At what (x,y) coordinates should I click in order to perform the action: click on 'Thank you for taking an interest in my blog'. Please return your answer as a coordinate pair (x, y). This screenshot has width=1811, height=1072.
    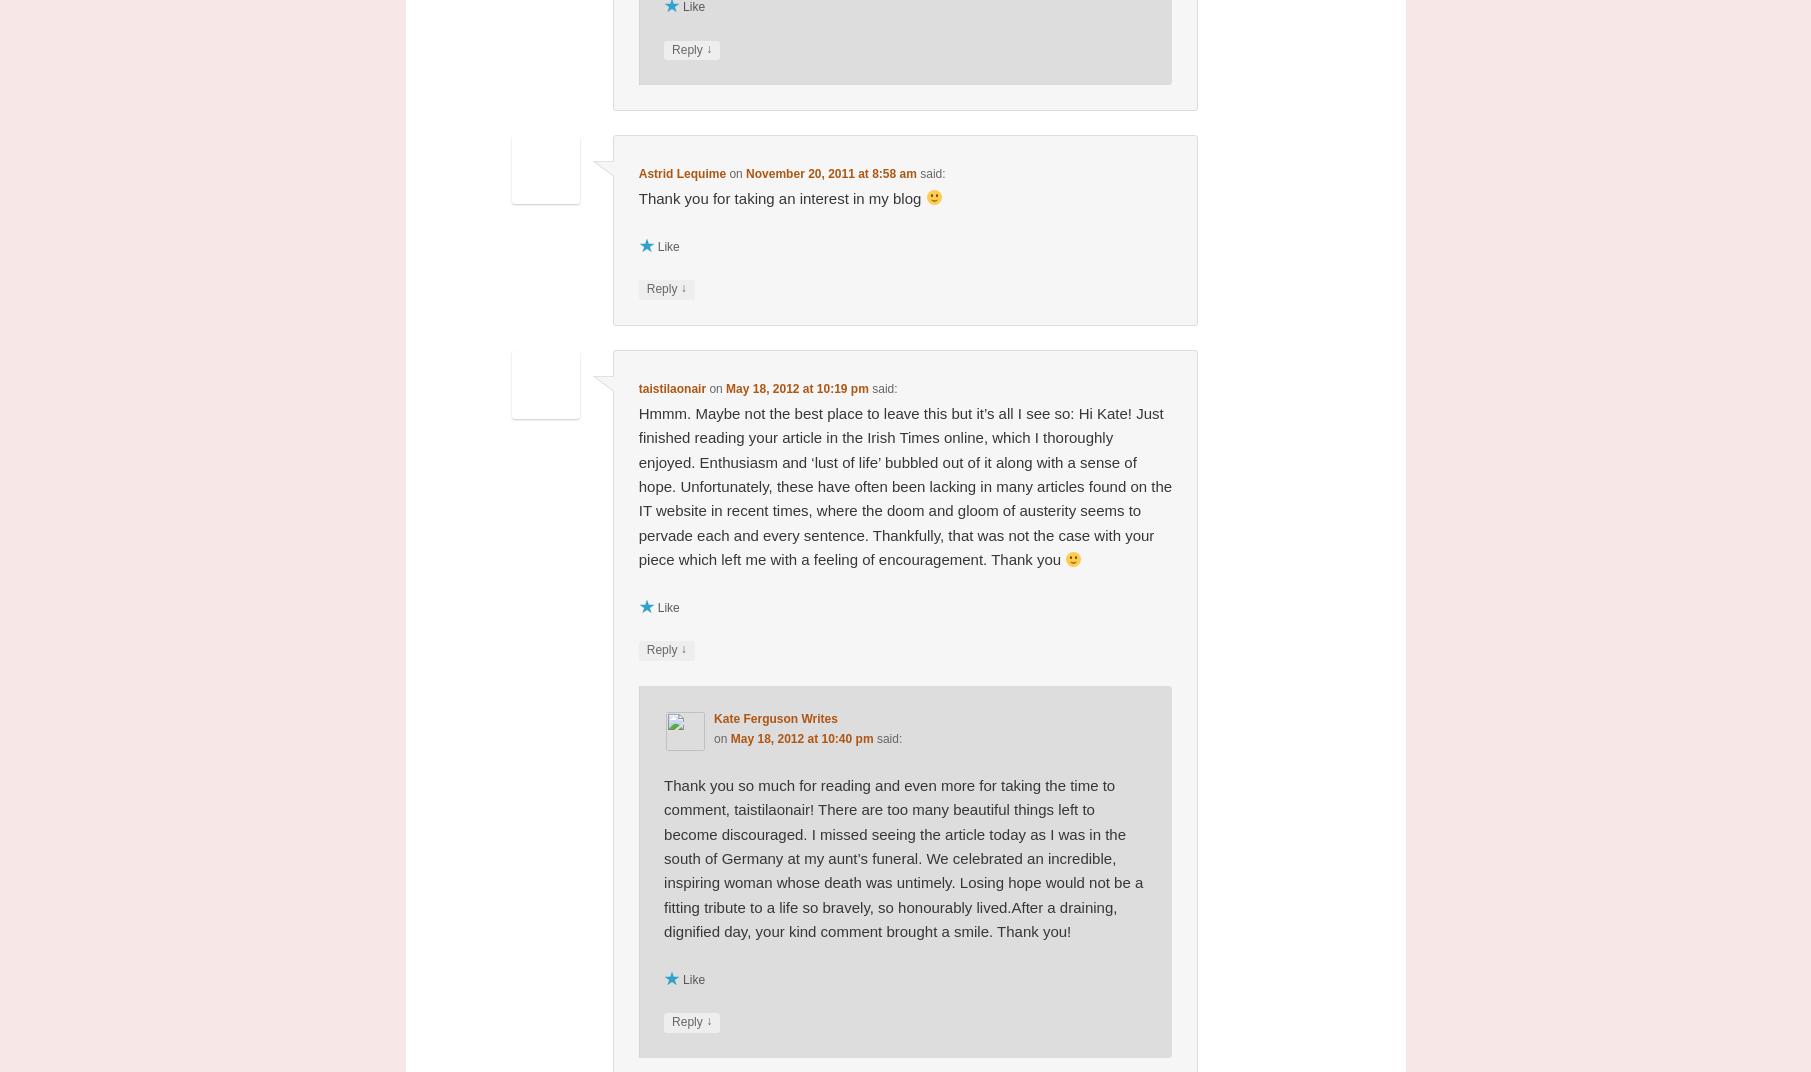
    Looking at the image, I should click on (638, 196).